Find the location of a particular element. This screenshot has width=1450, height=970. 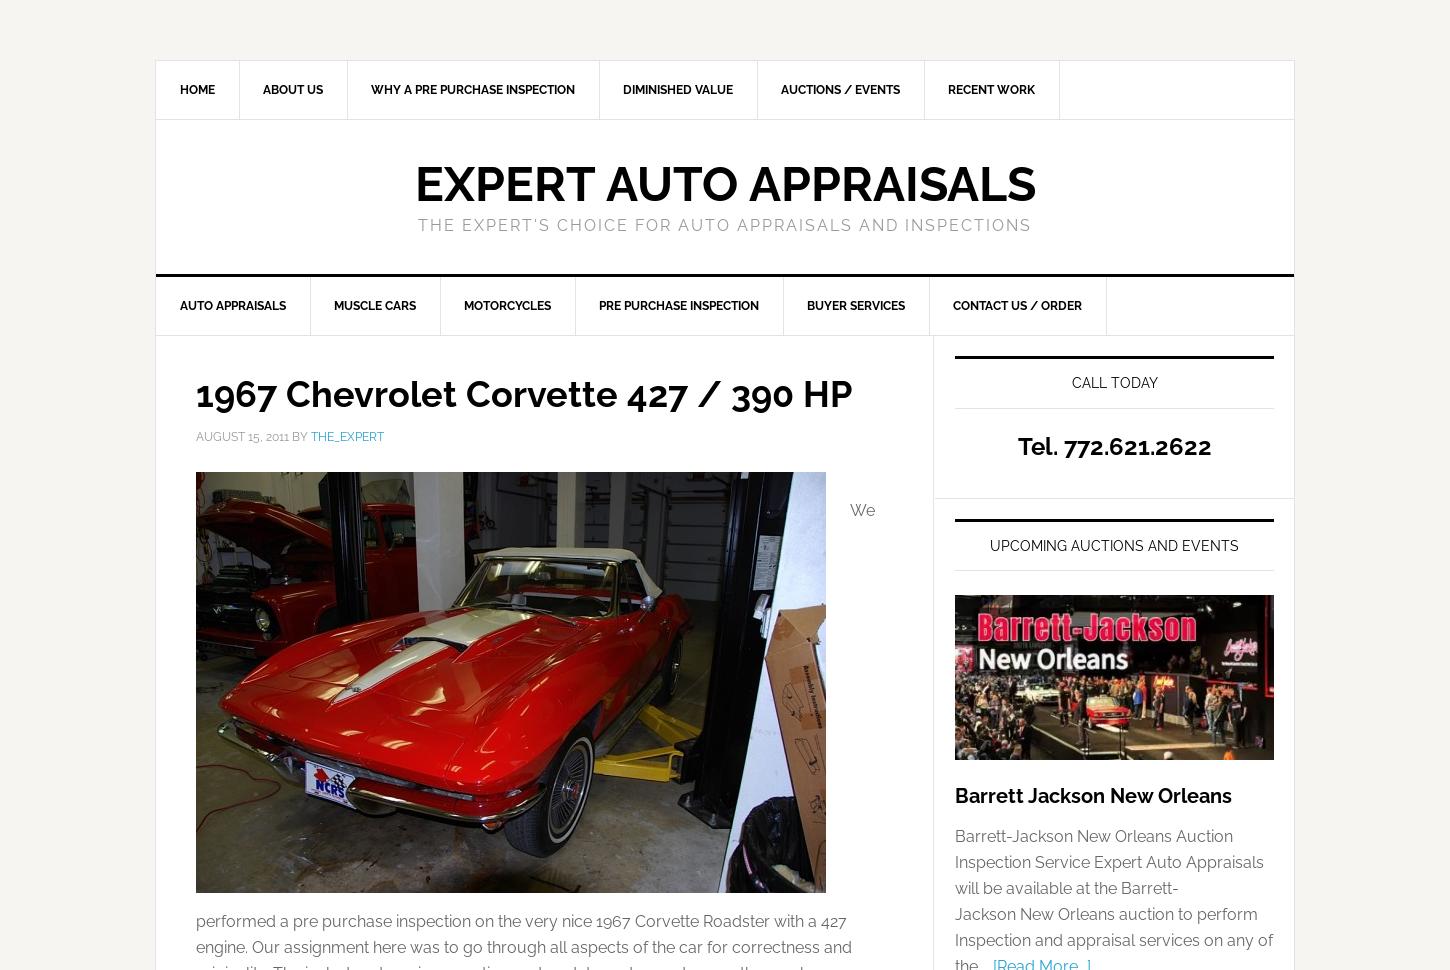

'Auctions / Events' is located at coordinates (780, 89).